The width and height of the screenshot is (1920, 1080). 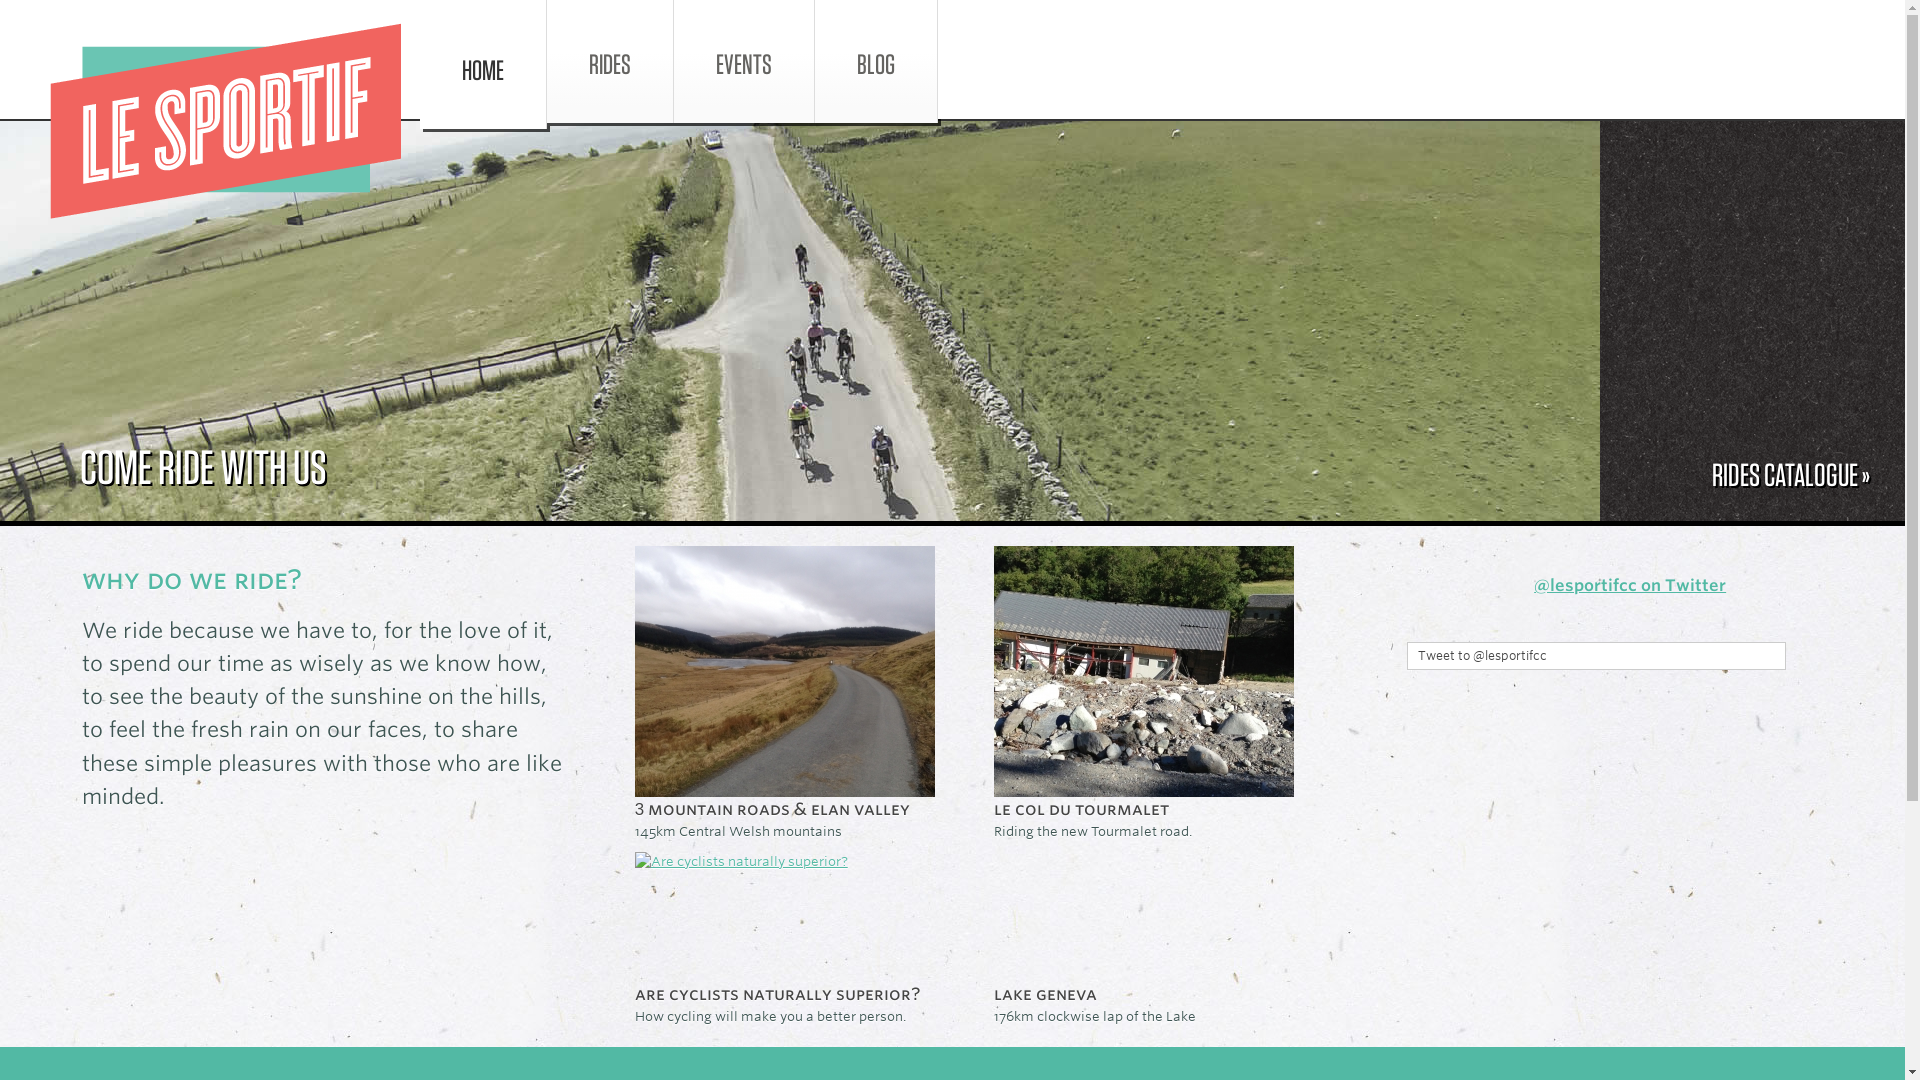 I want to click on 'EVENTS', so click(x=743, y=60).